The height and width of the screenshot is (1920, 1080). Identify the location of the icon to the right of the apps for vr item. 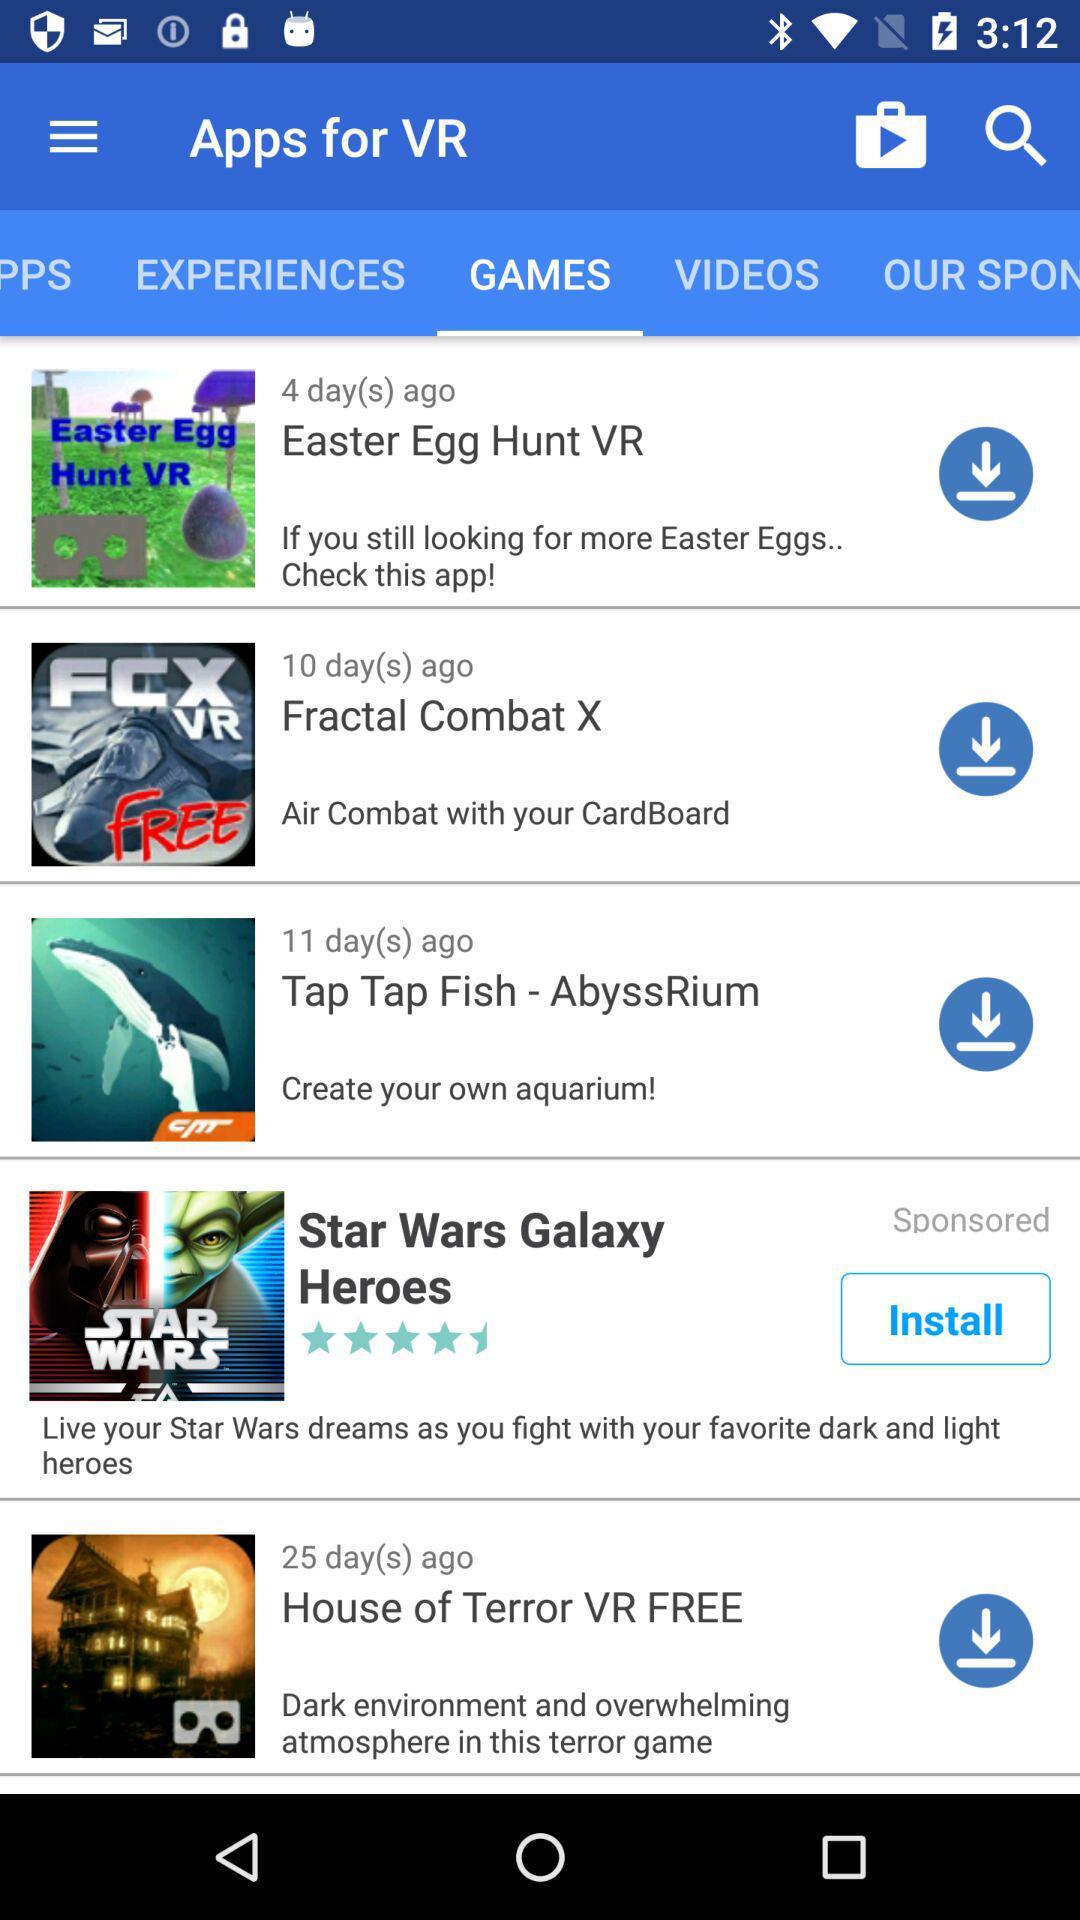
(890, 135).